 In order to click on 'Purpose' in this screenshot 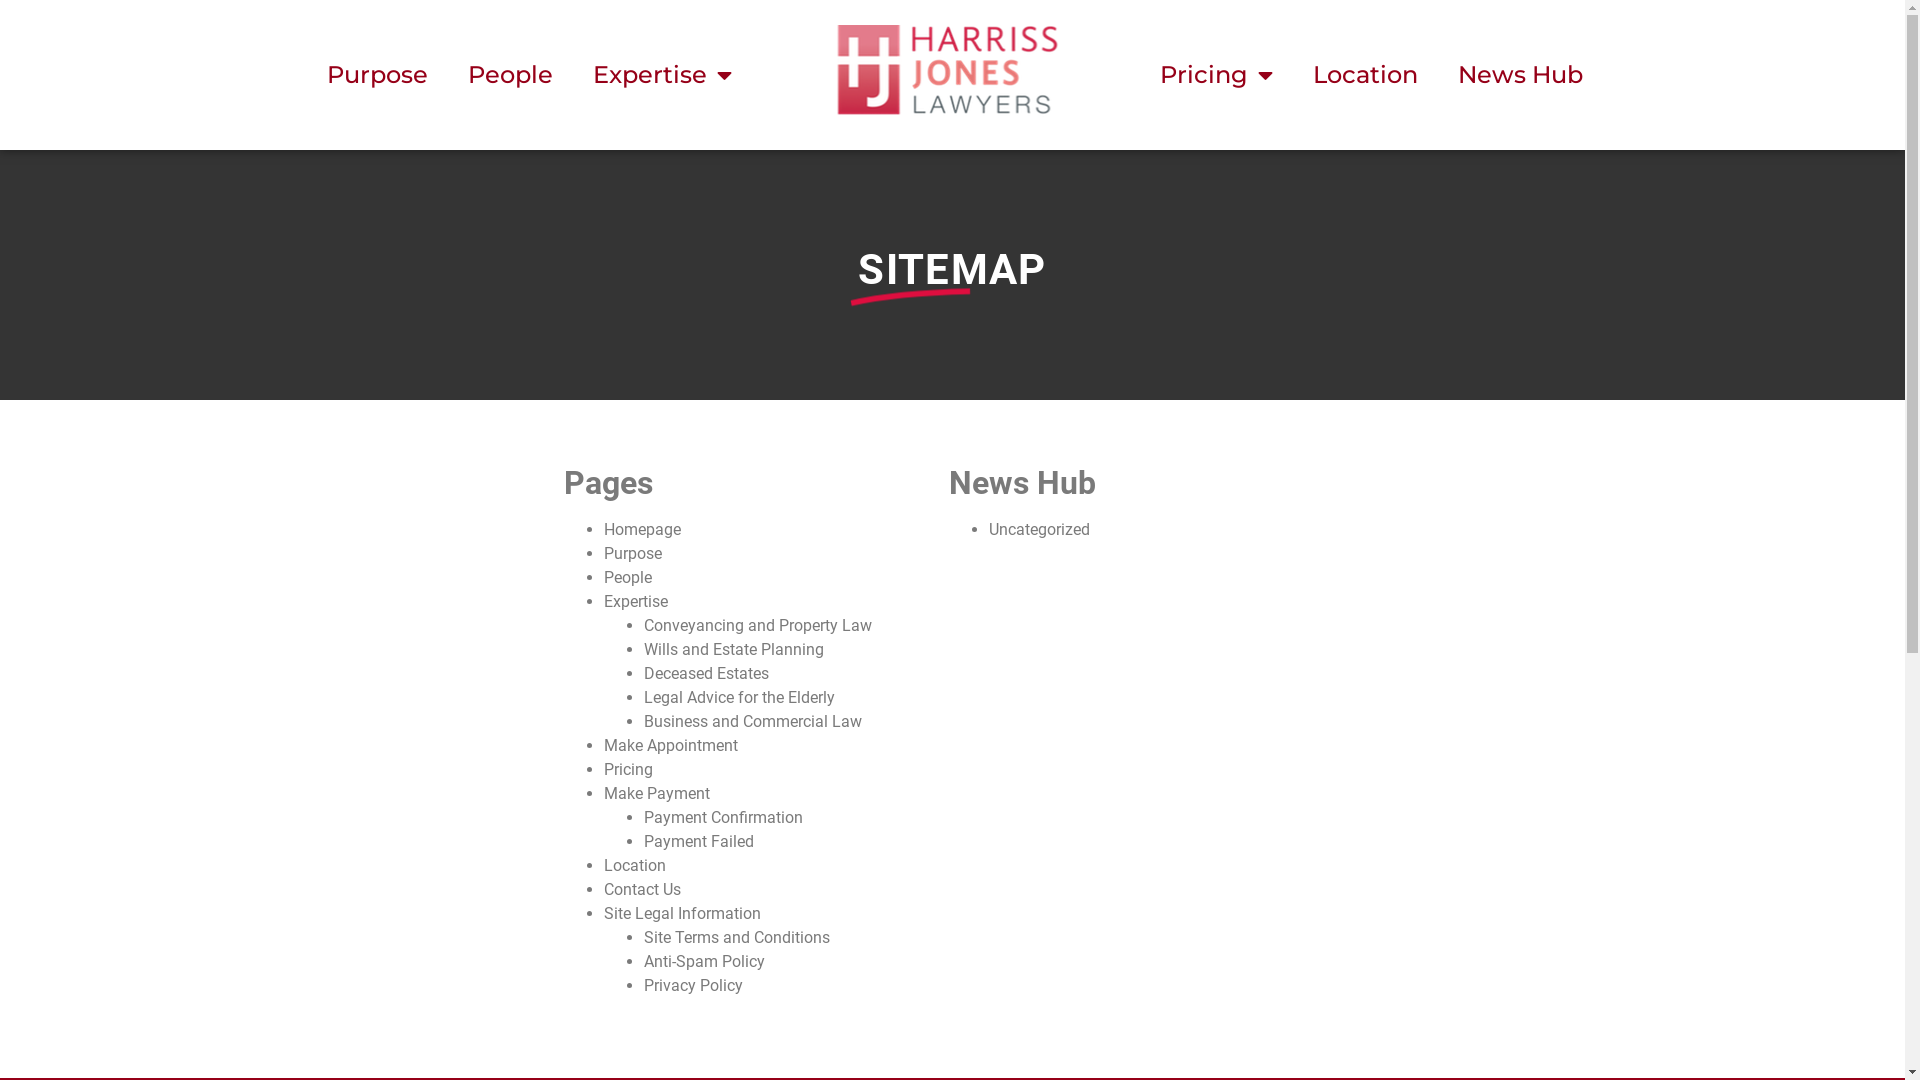, I will do `click(632, 553)`.